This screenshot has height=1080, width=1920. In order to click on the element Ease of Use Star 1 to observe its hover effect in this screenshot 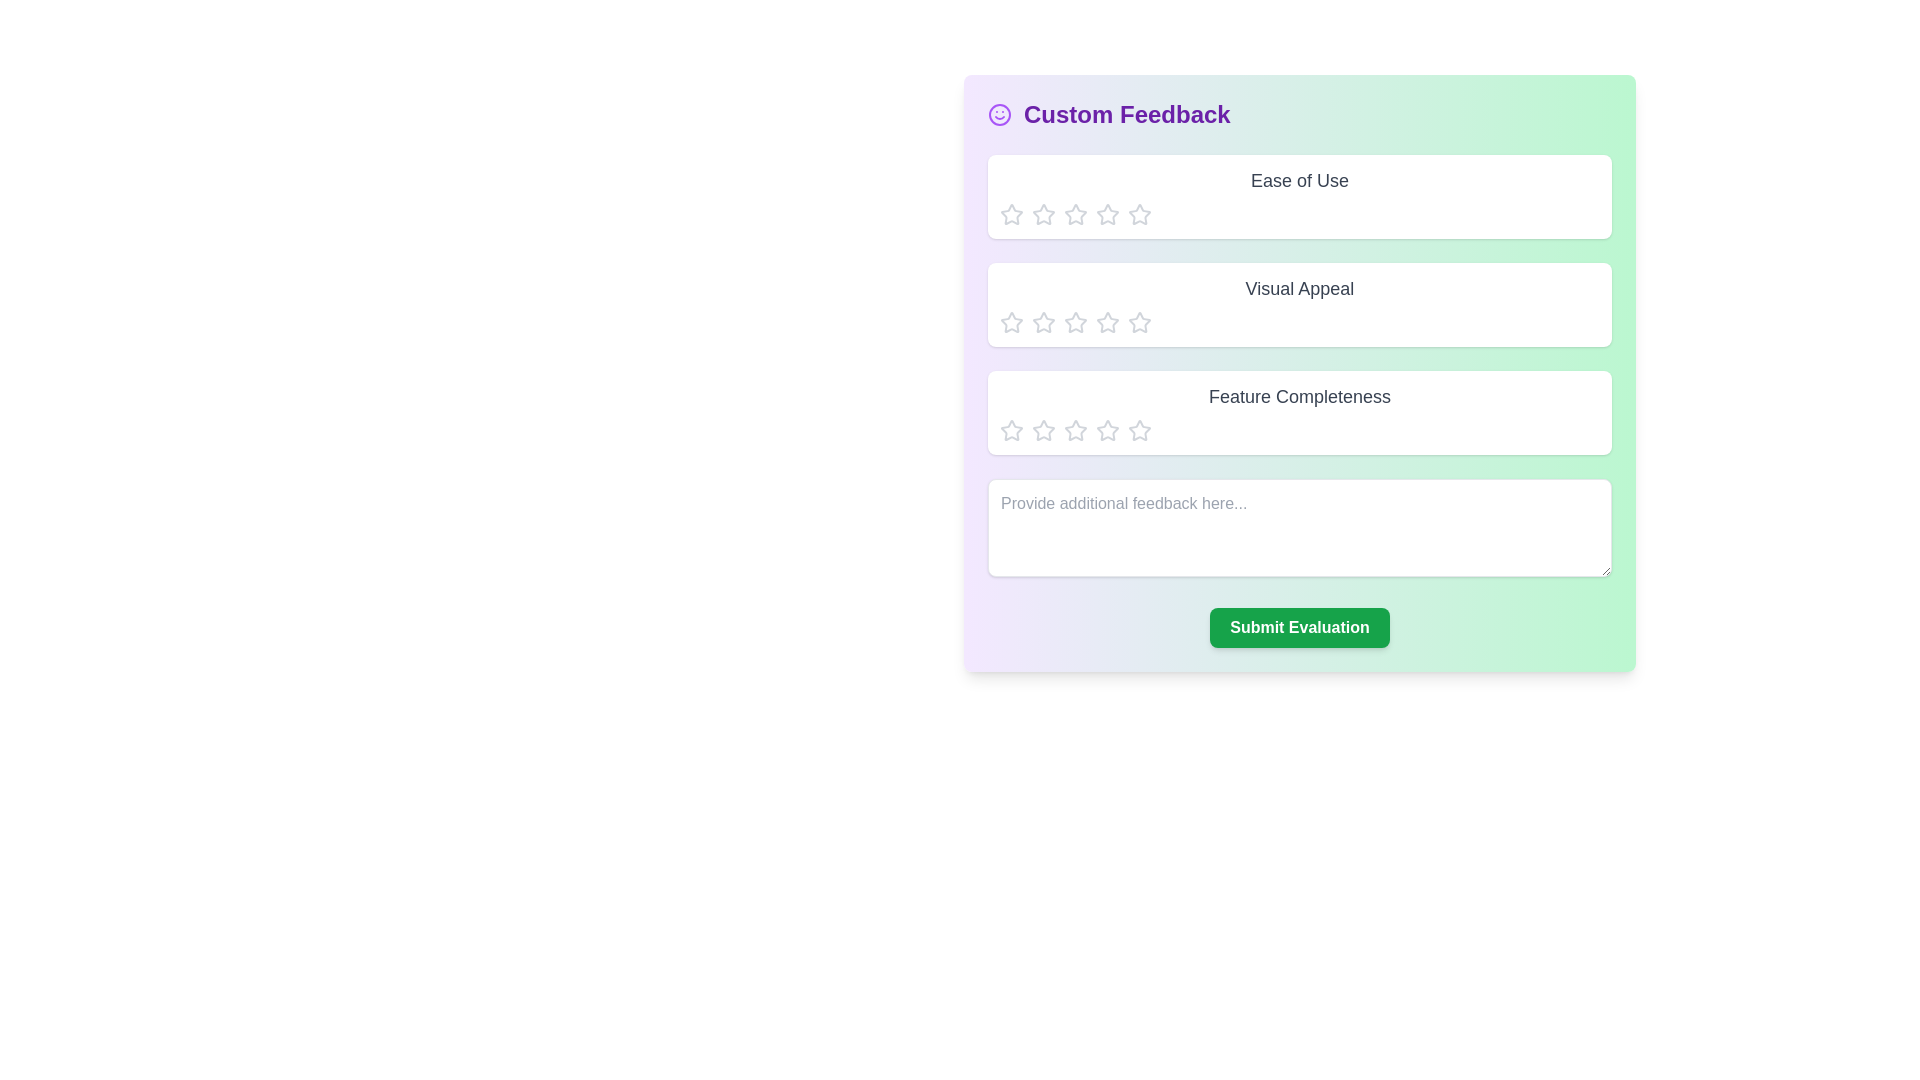, I will do `click(1012, 215)`.